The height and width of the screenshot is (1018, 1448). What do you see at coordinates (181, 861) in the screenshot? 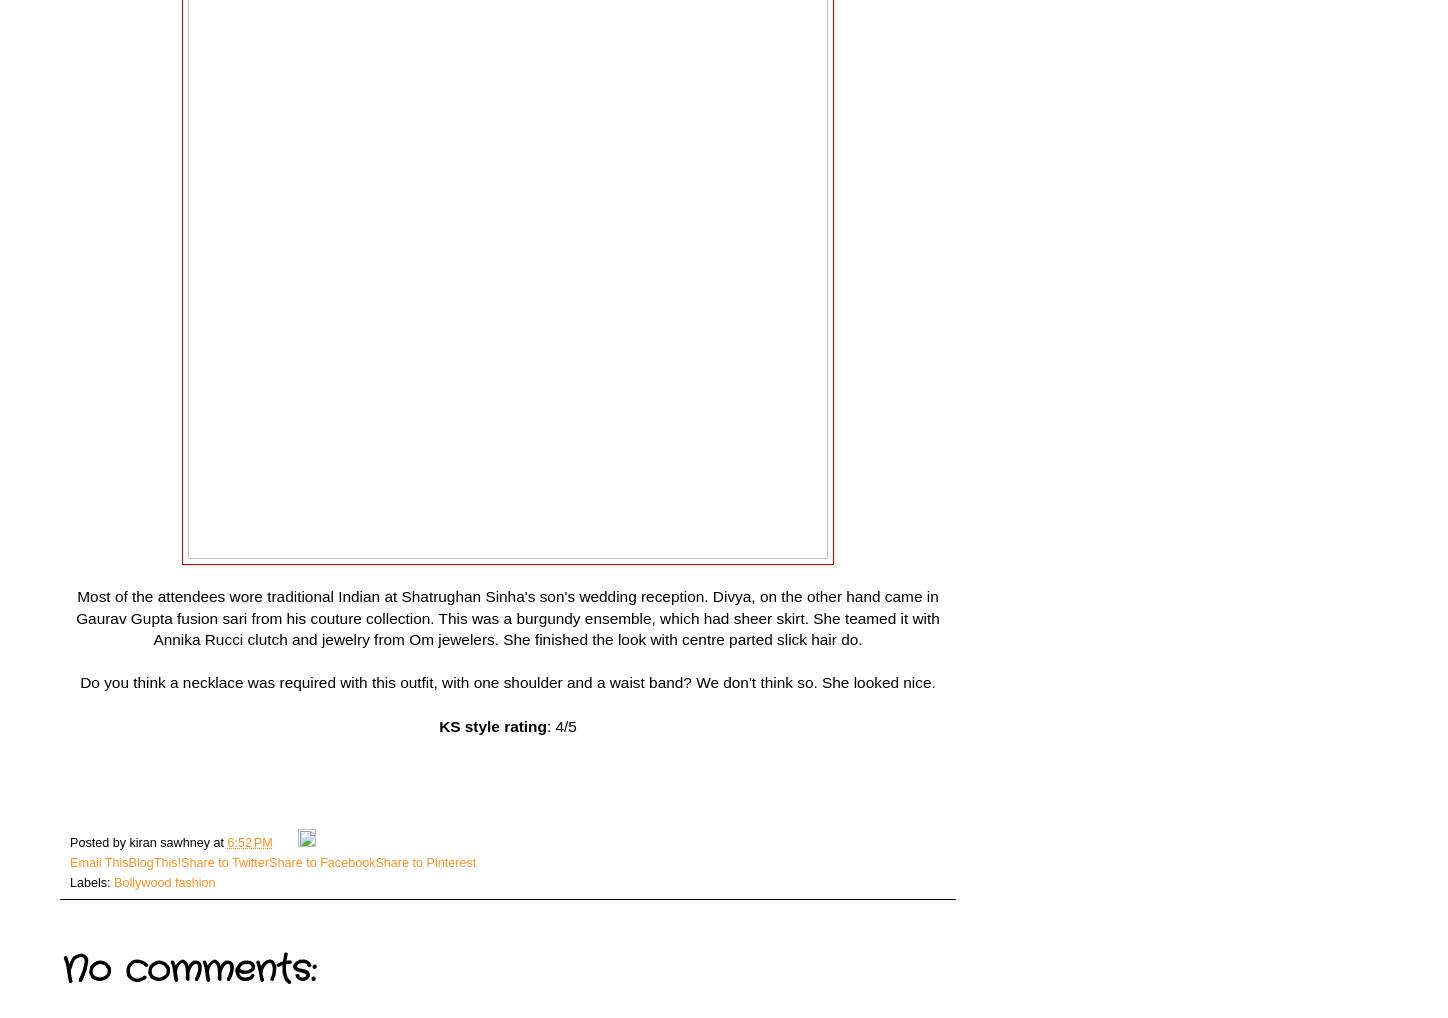
I see `'Share to Twitter'` at bounding box center [181, 861].